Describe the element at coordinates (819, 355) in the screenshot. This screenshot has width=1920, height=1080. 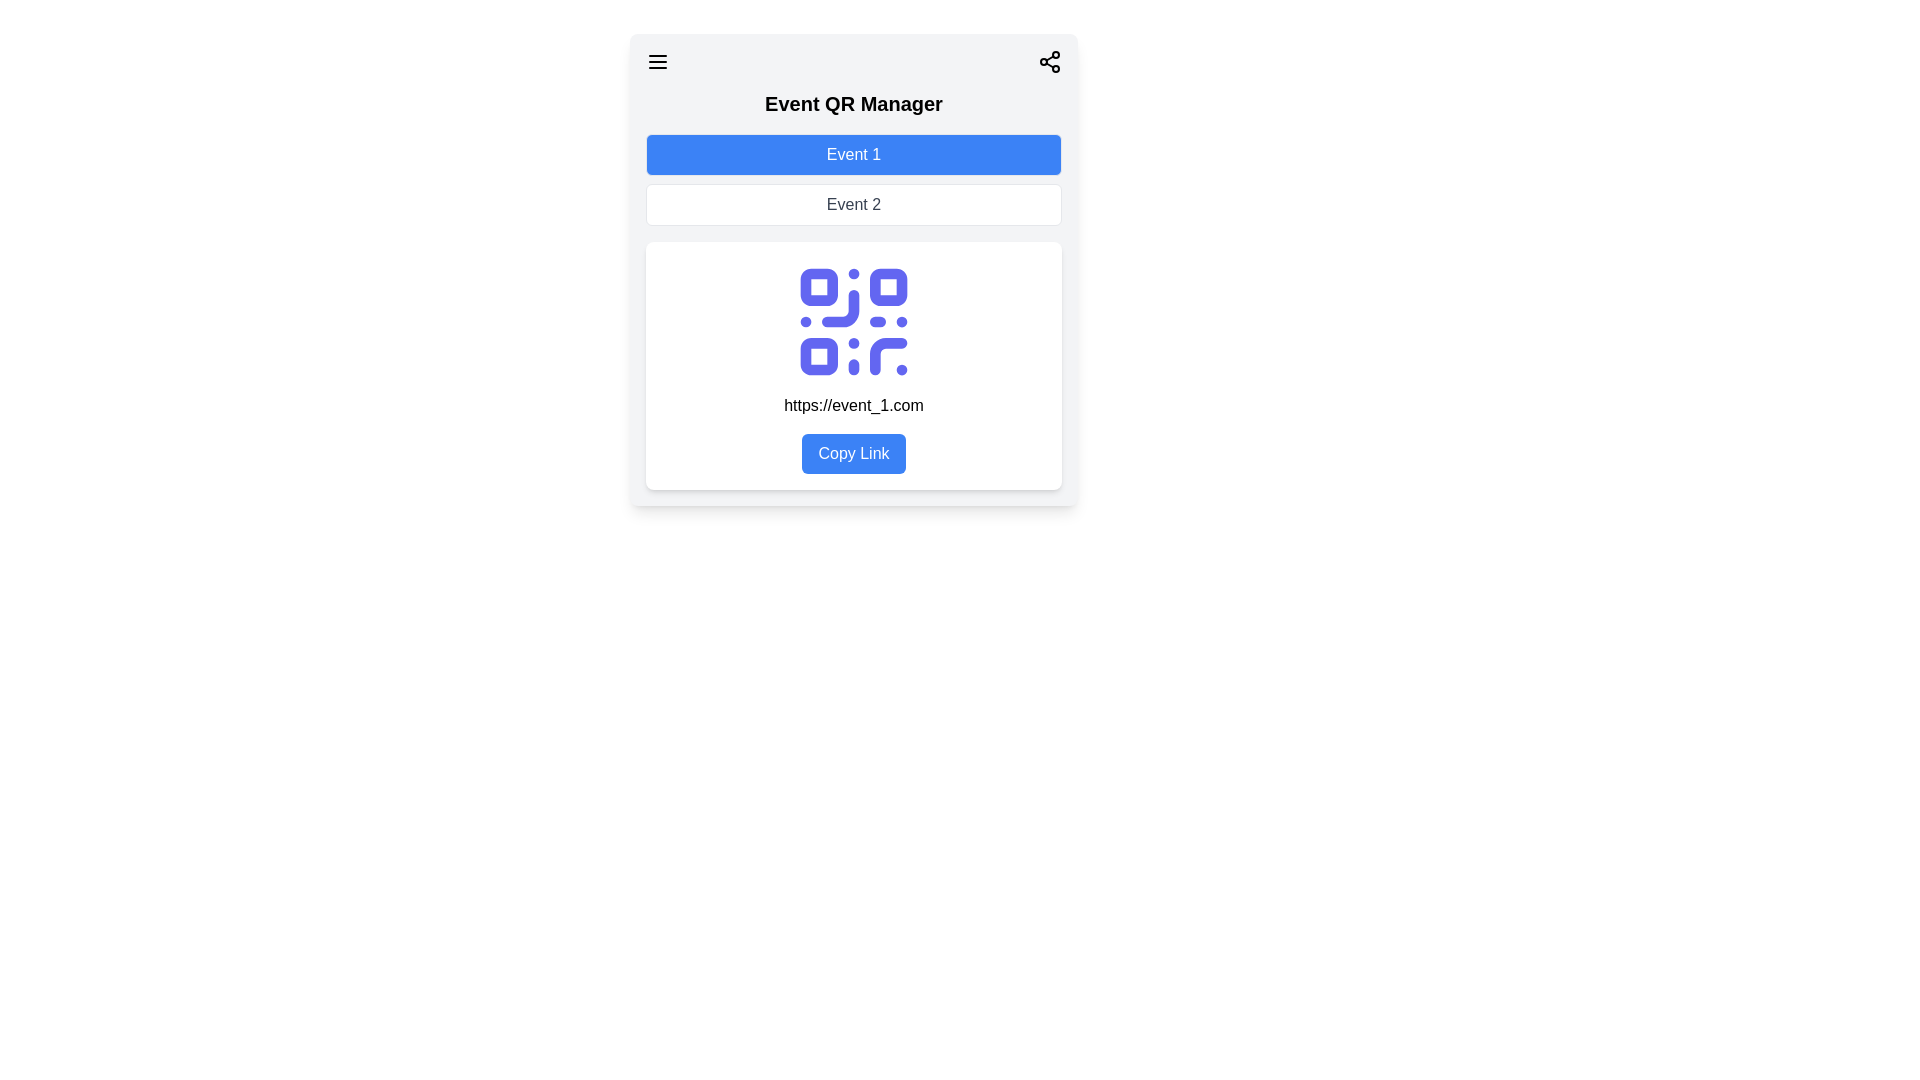
I see `the small rectangular decorative graphical element with rounded corners in blue, located at the bottom-left of the QR code structure` at that location.